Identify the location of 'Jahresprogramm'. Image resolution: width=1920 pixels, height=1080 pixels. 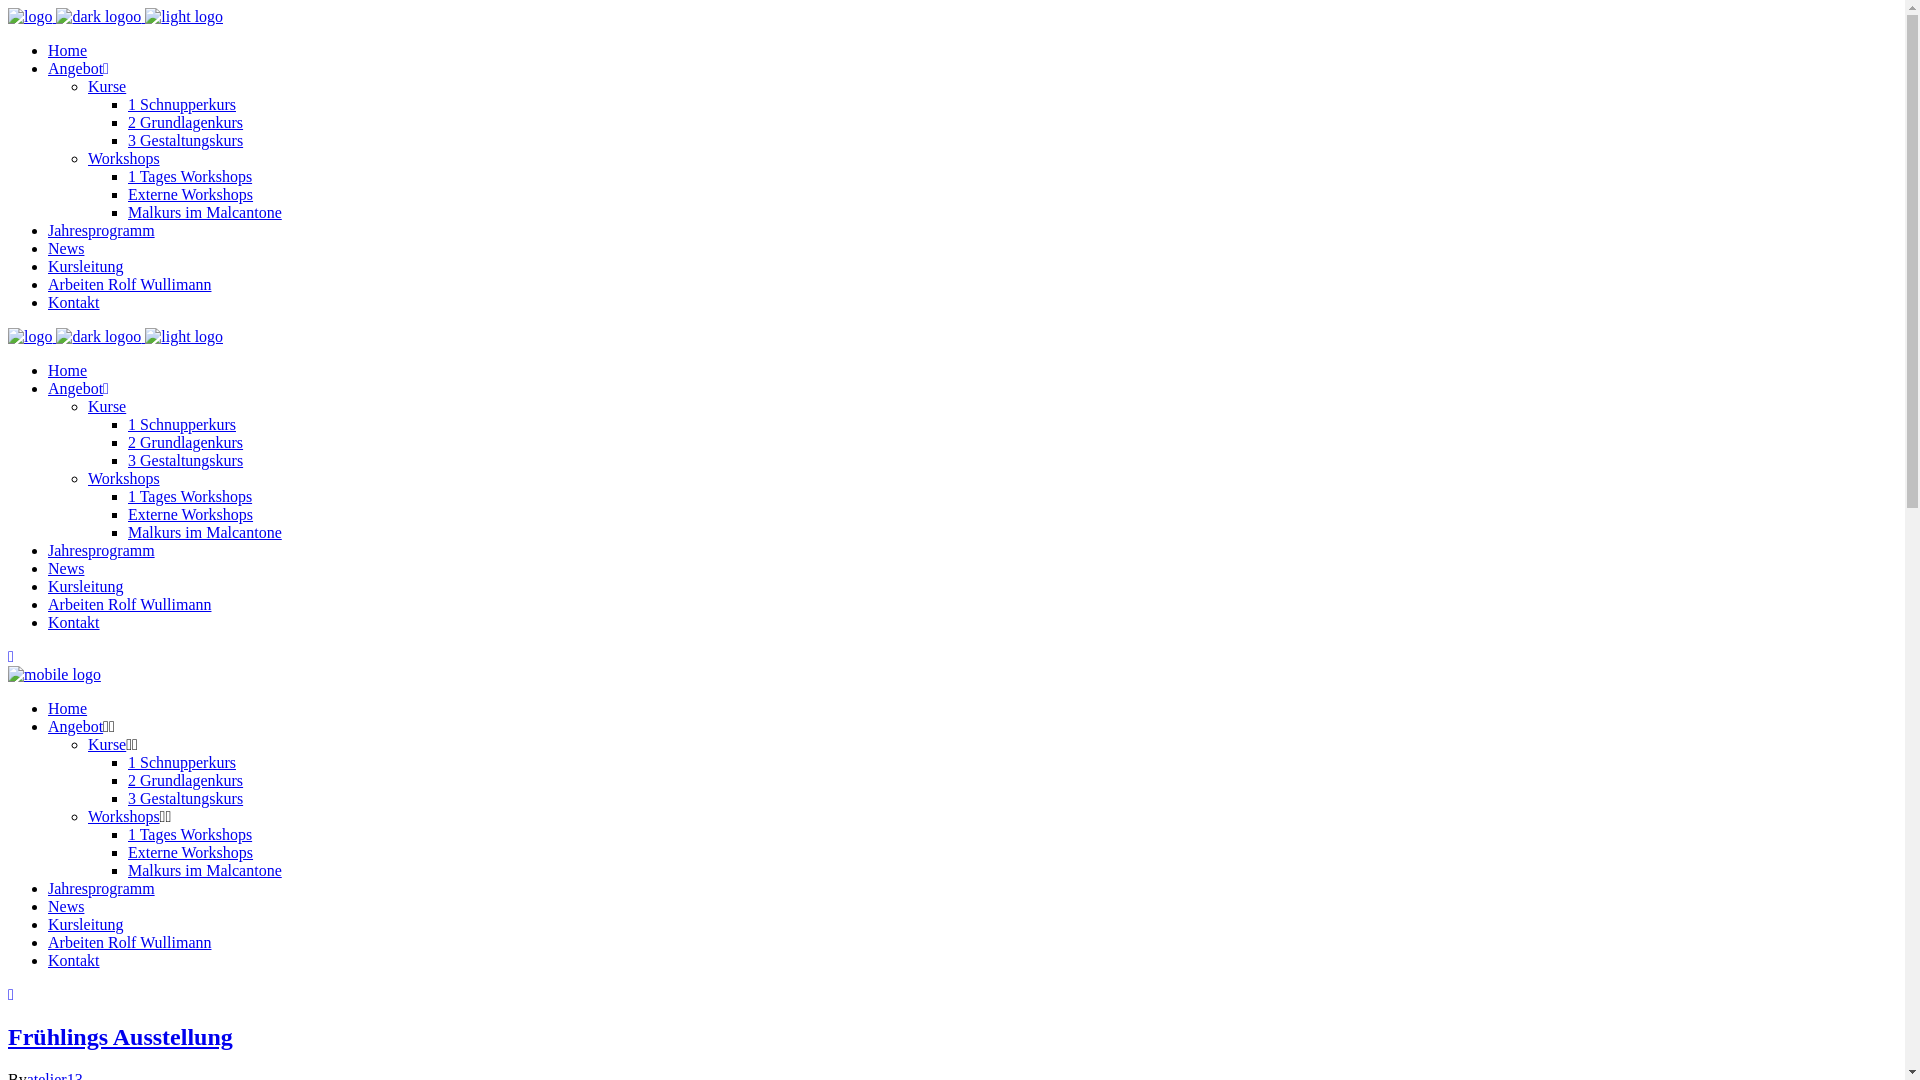
(100, 887).